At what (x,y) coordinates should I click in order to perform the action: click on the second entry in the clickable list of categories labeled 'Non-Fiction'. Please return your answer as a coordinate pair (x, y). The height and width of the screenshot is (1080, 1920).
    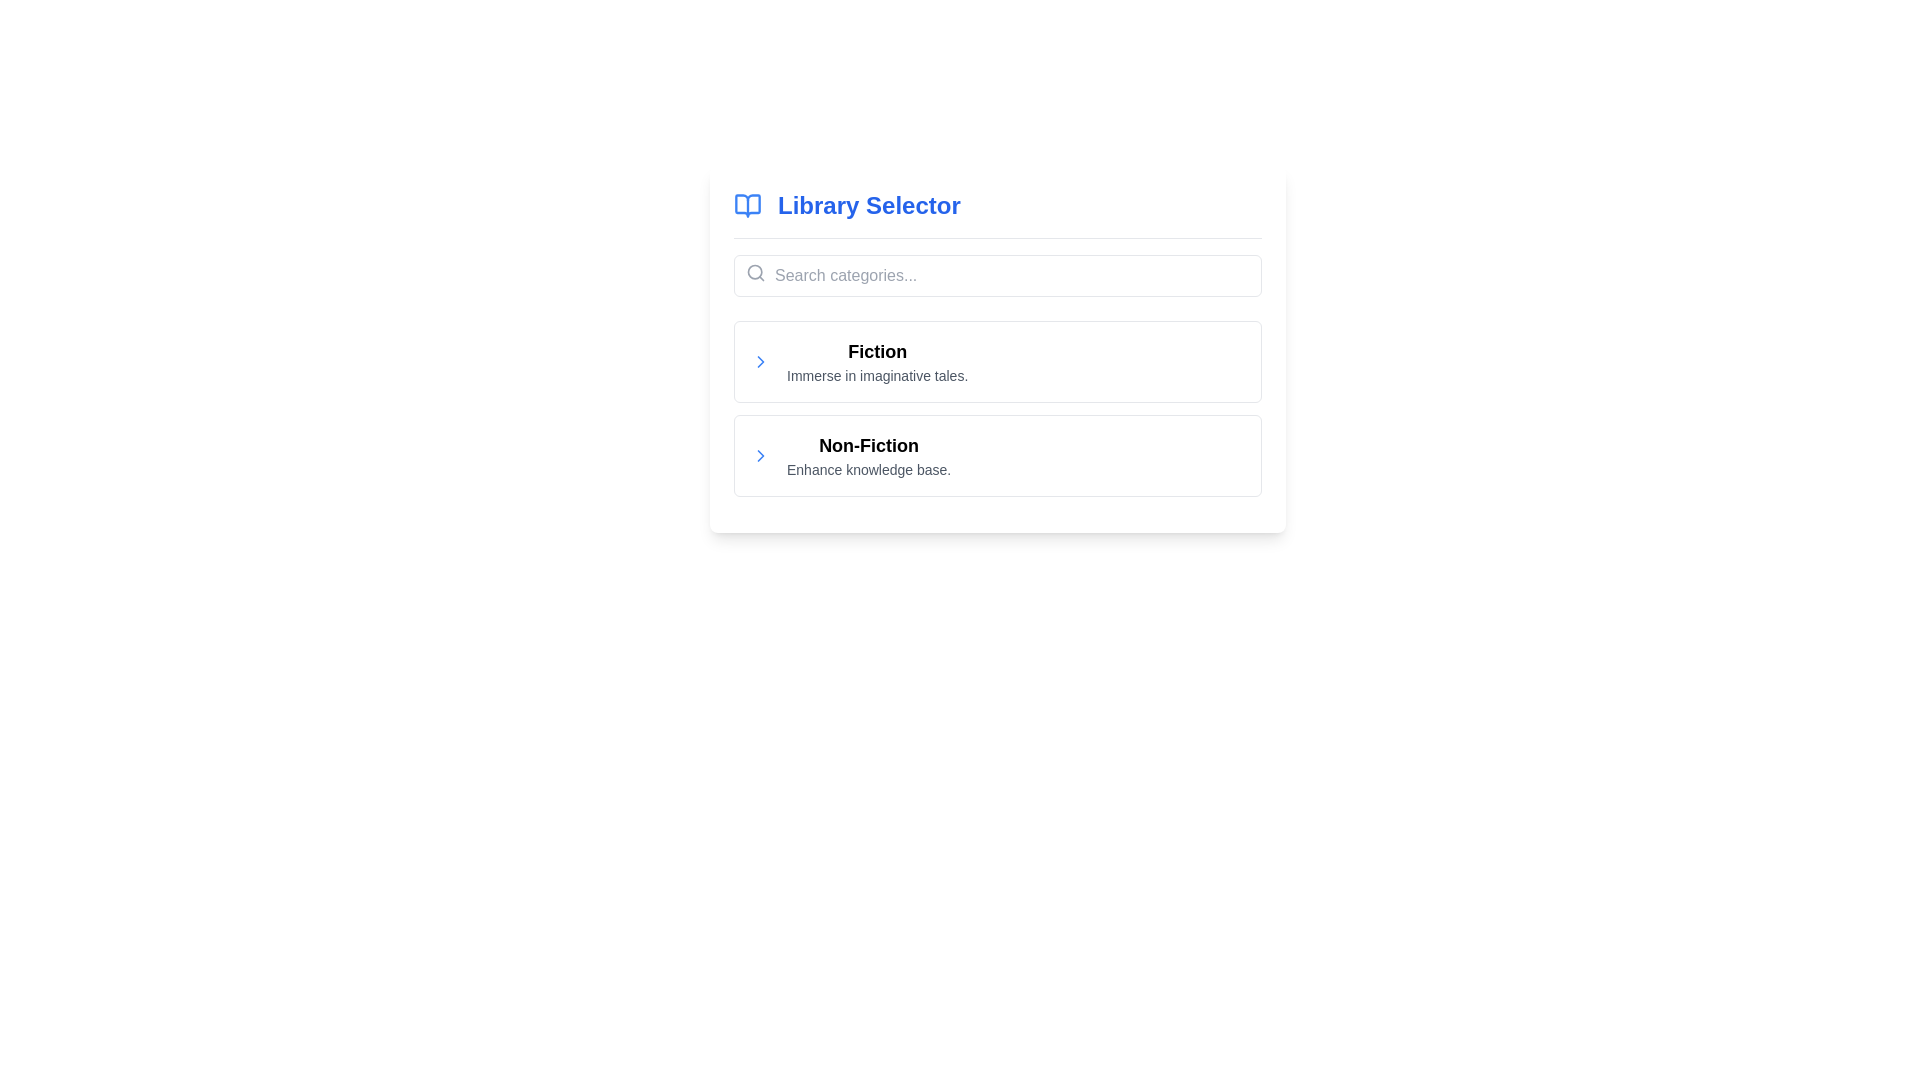
    Looking at the image, I should click on (998, 455).